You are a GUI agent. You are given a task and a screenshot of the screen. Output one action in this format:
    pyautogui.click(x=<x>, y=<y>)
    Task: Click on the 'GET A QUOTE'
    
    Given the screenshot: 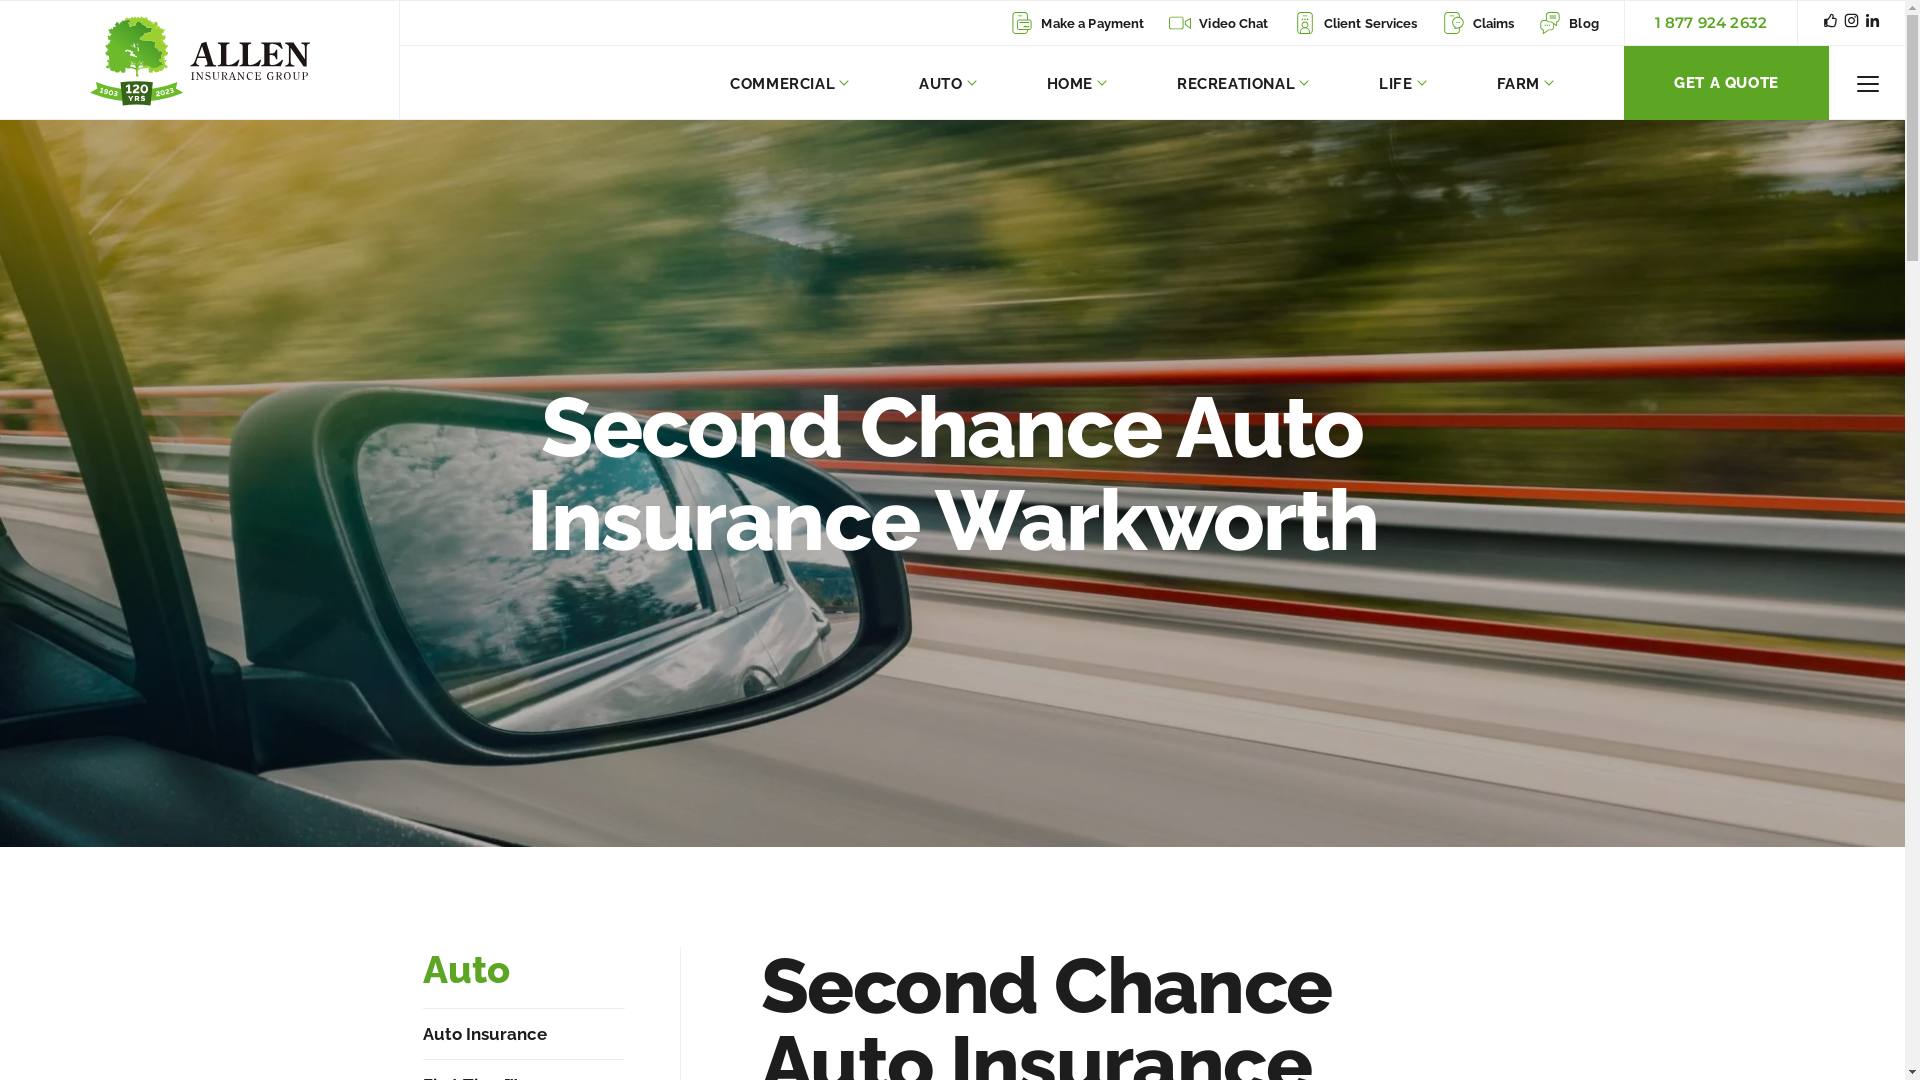 What is the action you would take?
    pyautogui.click(x=1725, y=82)
    